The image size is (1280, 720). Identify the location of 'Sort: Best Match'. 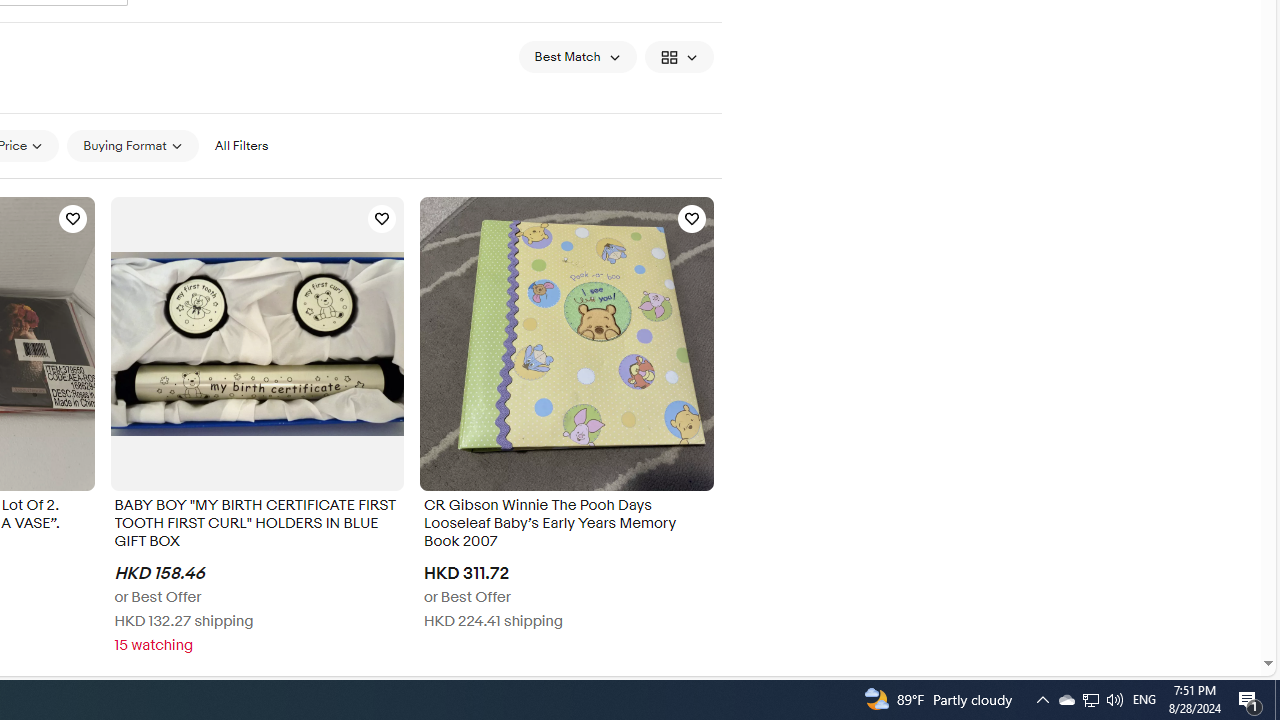
(576, 55).